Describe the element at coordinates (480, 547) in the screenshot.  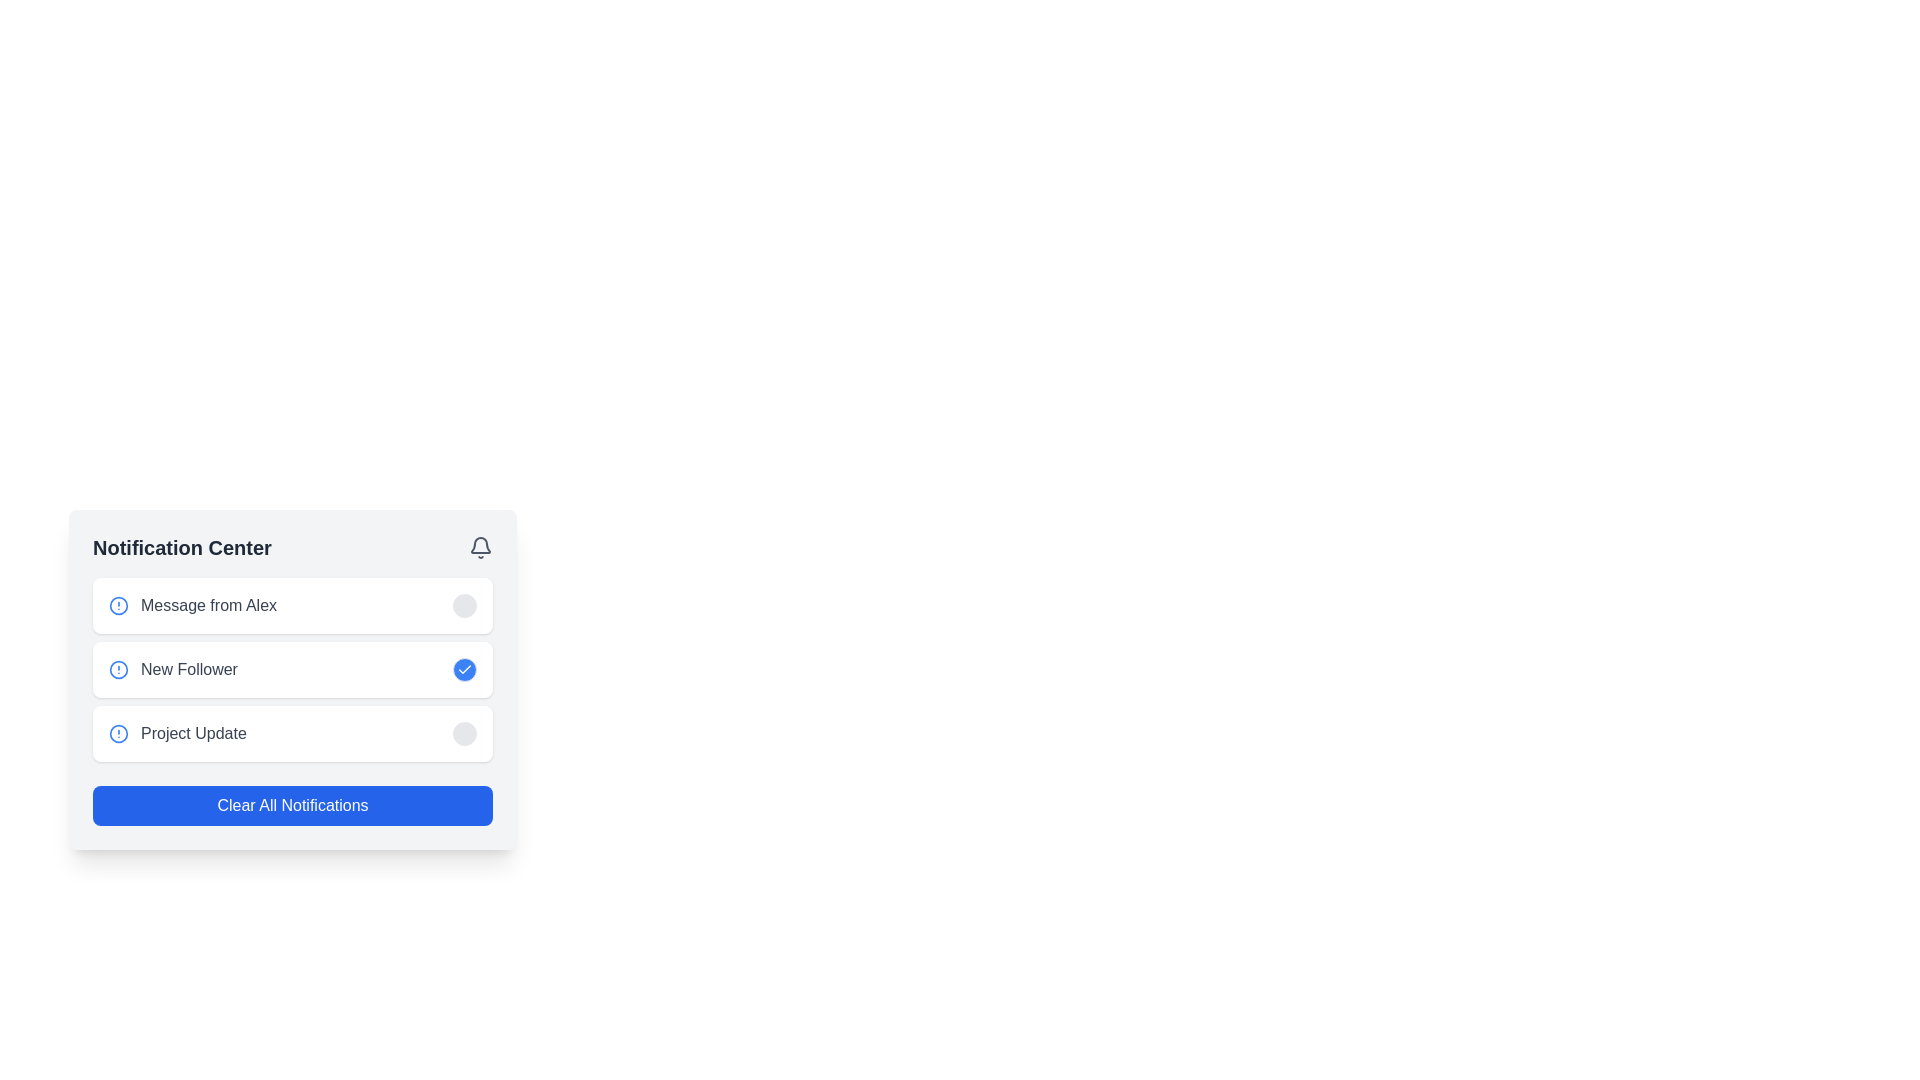
I see `the gray bell-shaped icon located at the top-right corner of the 'Notification Center'` at that location.